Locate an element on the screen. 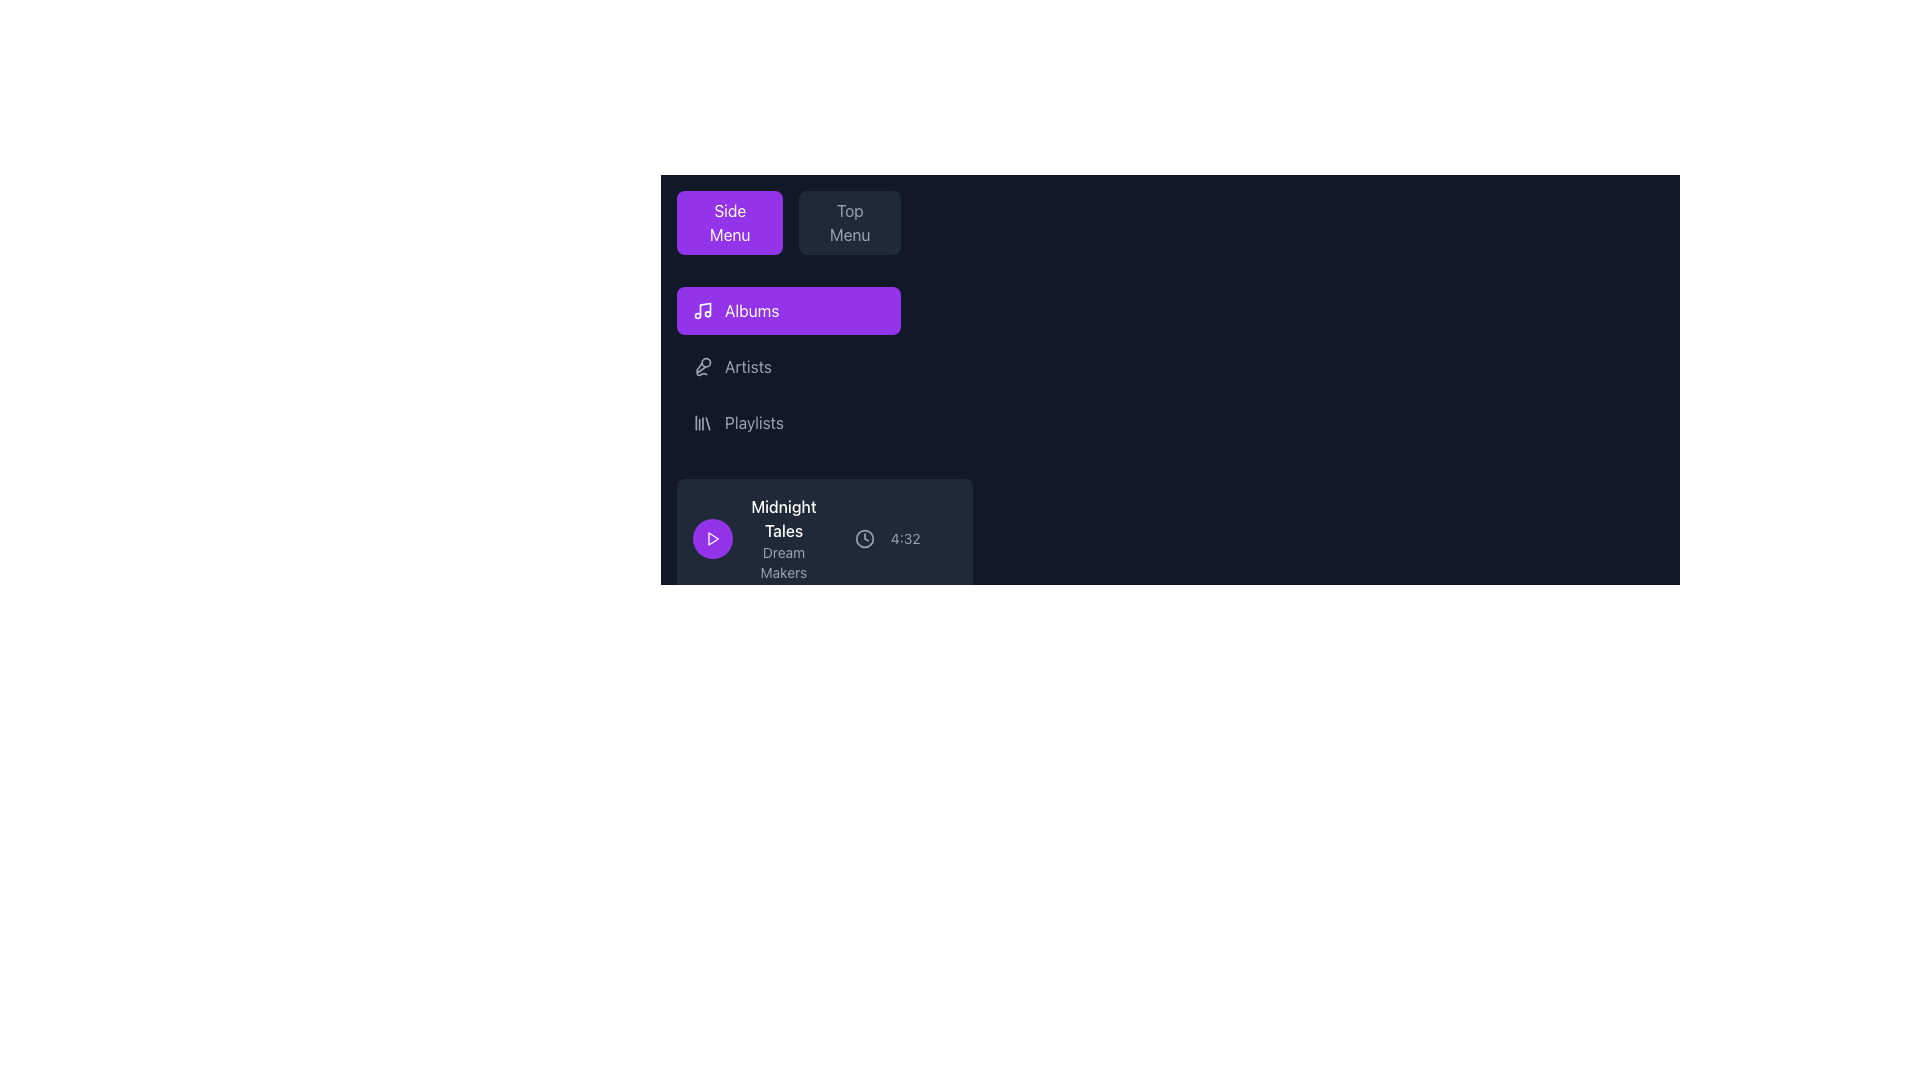 The image size is (1920, 1080). the SVG Circle that visually represents a clock or timer, located near the text 'Midnight Tales' and the duration '4:32' is located at coordinates (864, 538).